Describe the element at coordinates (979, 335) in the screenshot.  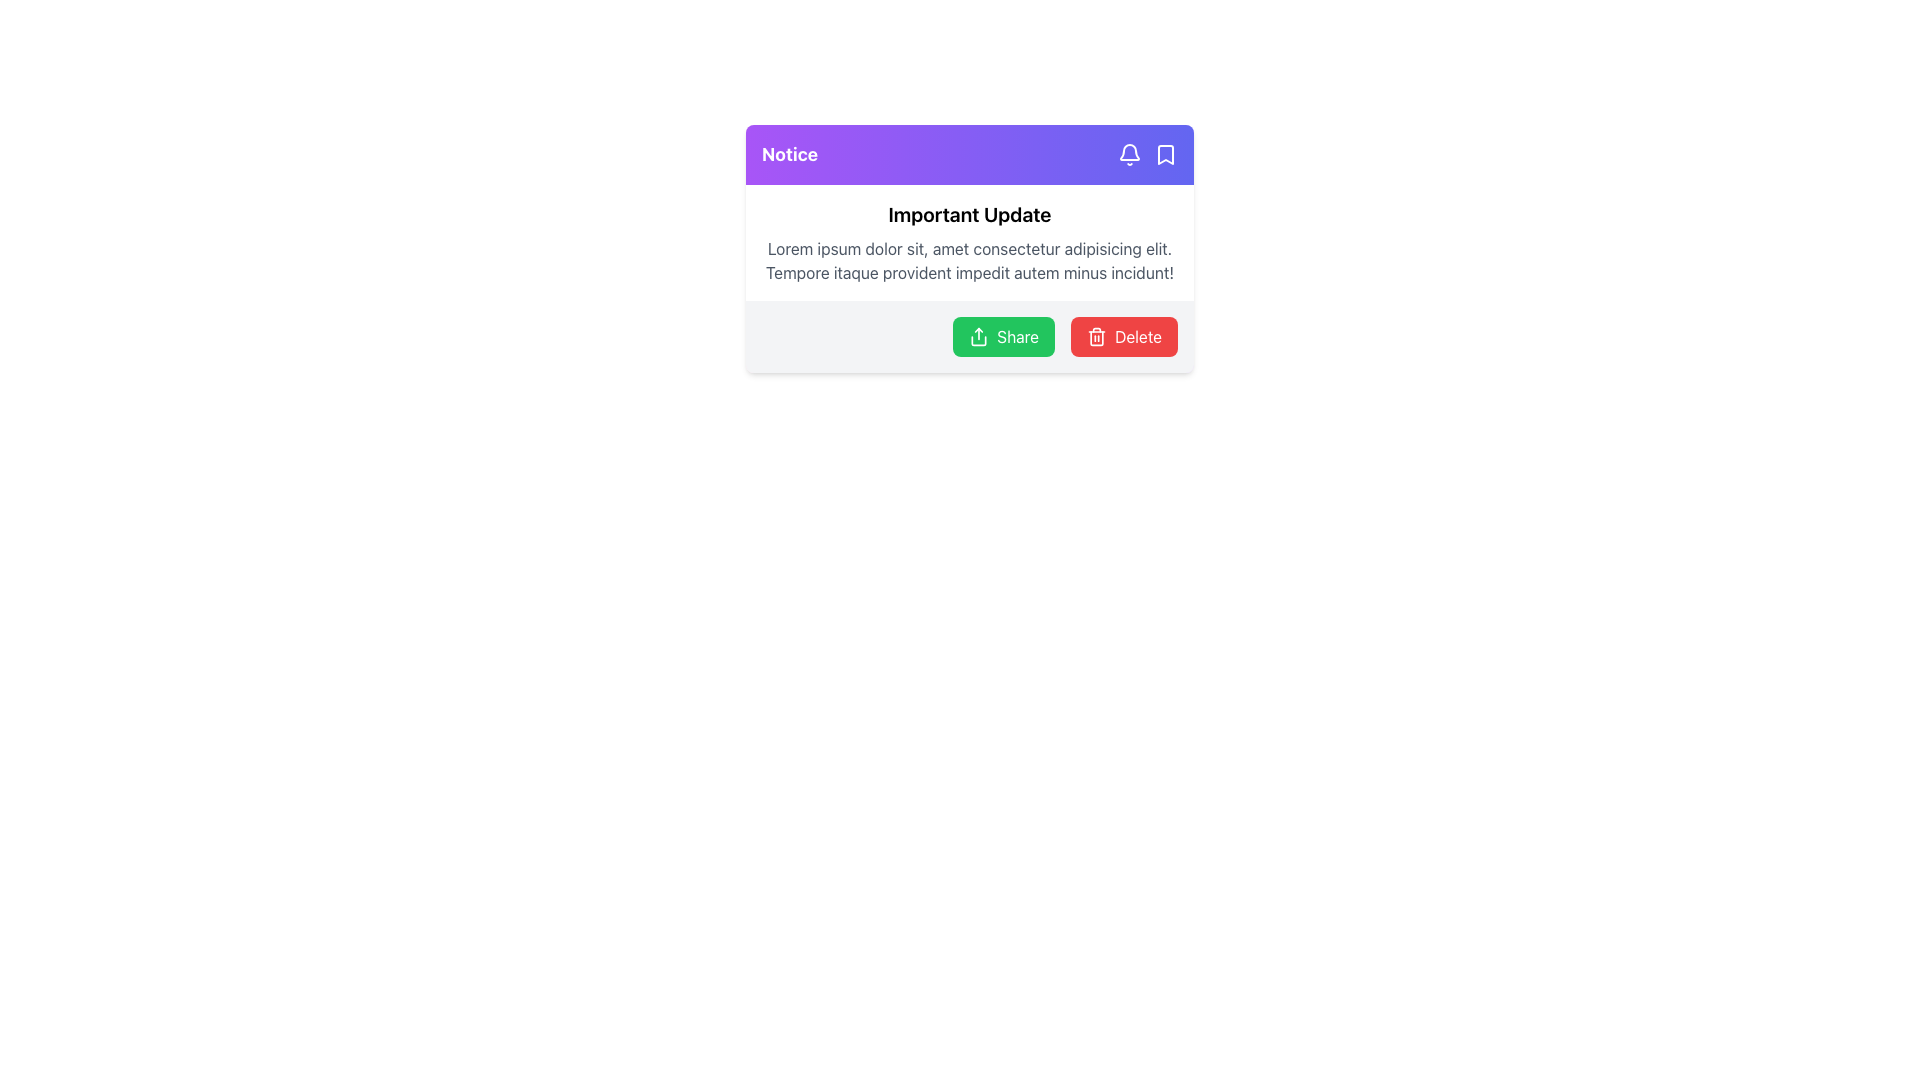
I see `the share icon button, which is the leftmost button in a horizontal arrangement of buttons within a green button labeled 'Share', featuring an upward arrow from a box` at that location.